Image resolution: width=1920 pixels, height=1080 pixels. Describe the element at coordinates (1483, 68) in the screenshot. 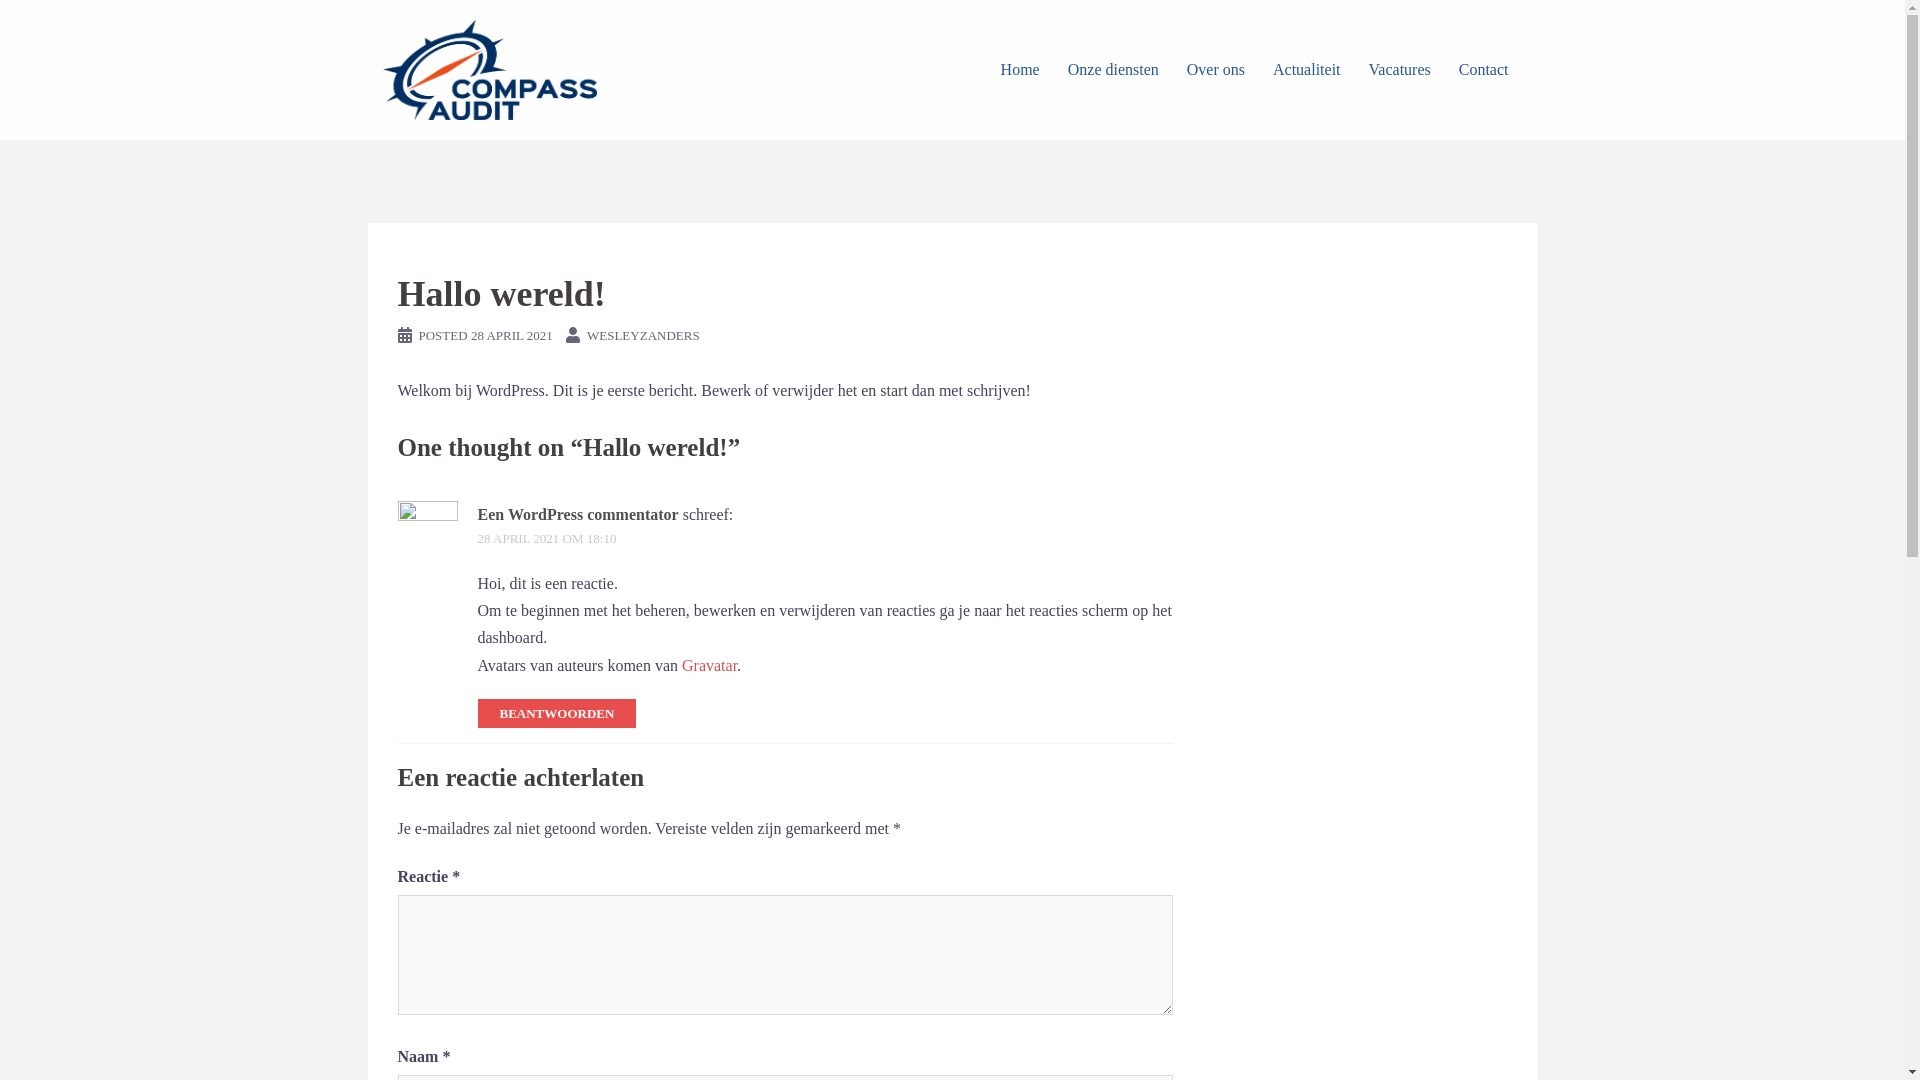

I see `'Contact'` at that location.